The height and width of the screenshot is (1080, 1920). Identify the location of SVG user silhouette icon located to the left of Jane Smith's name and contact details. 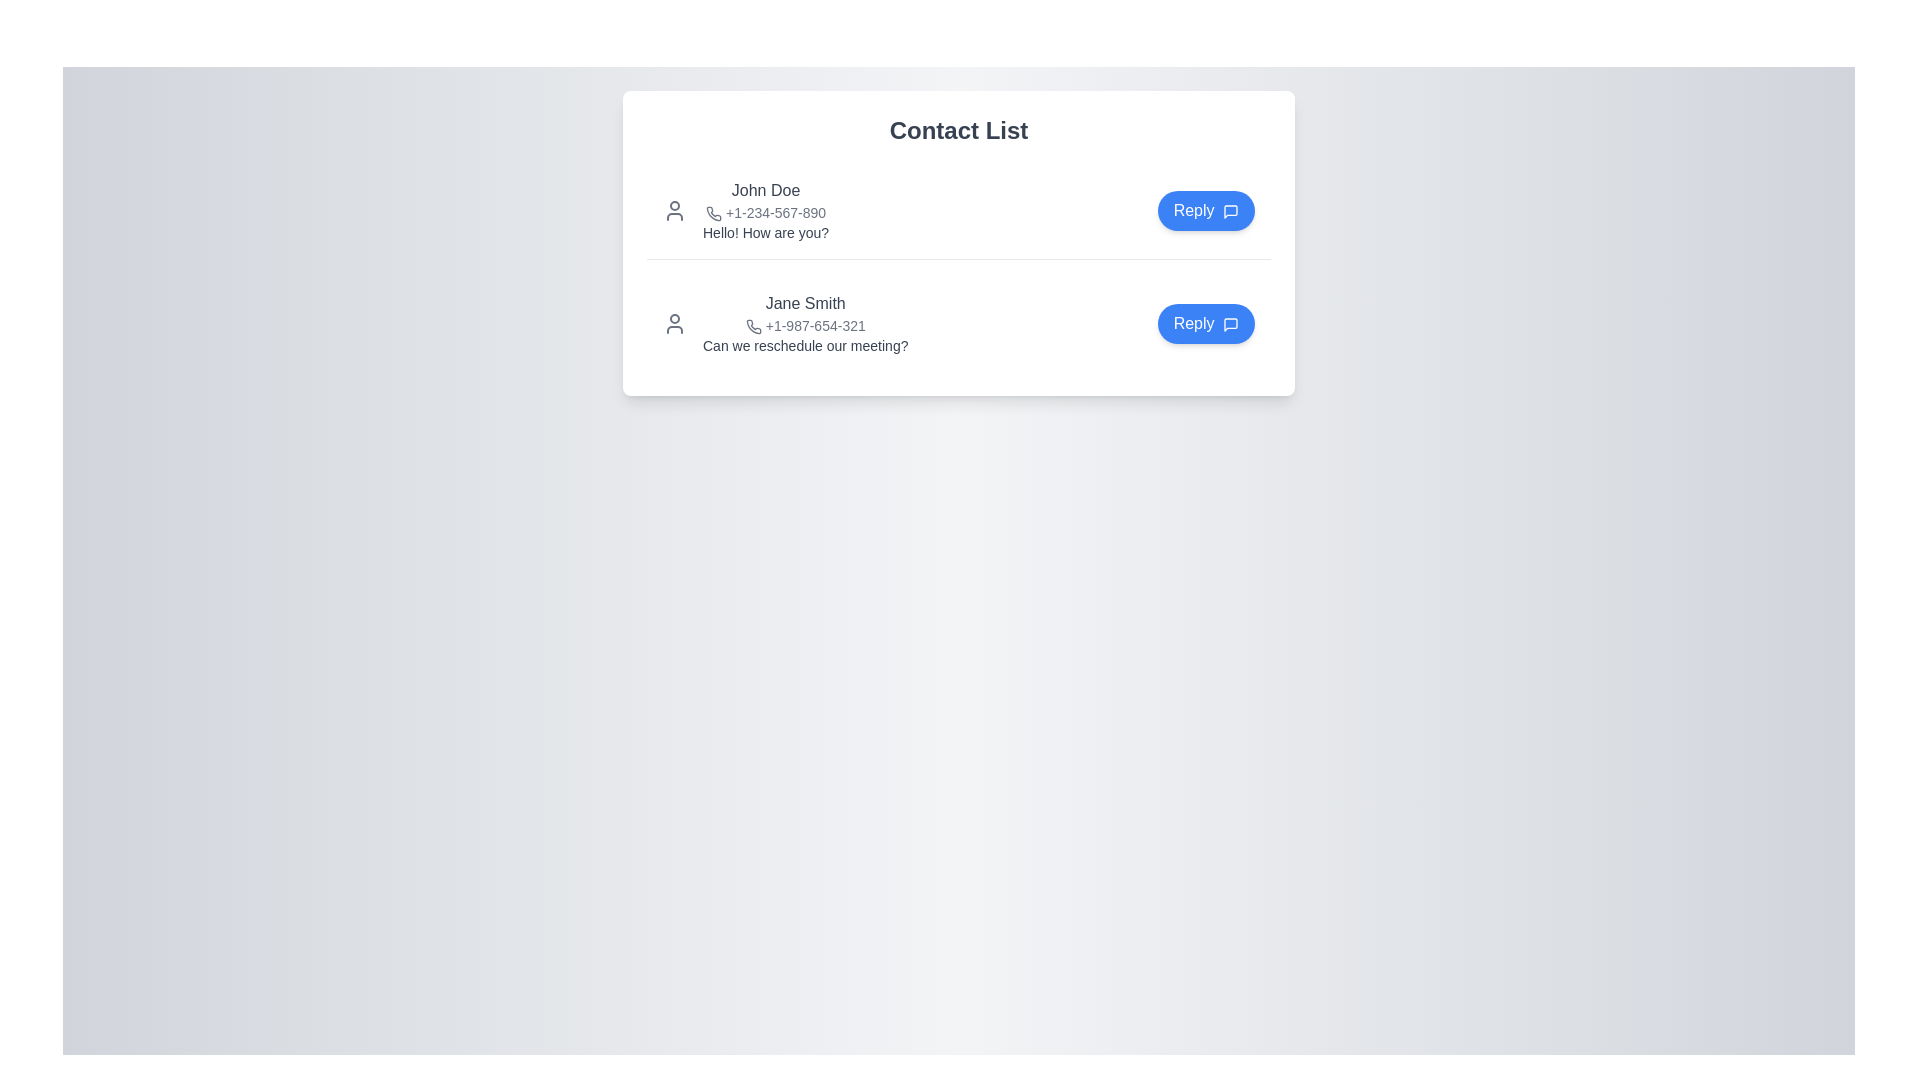
(675, 323).